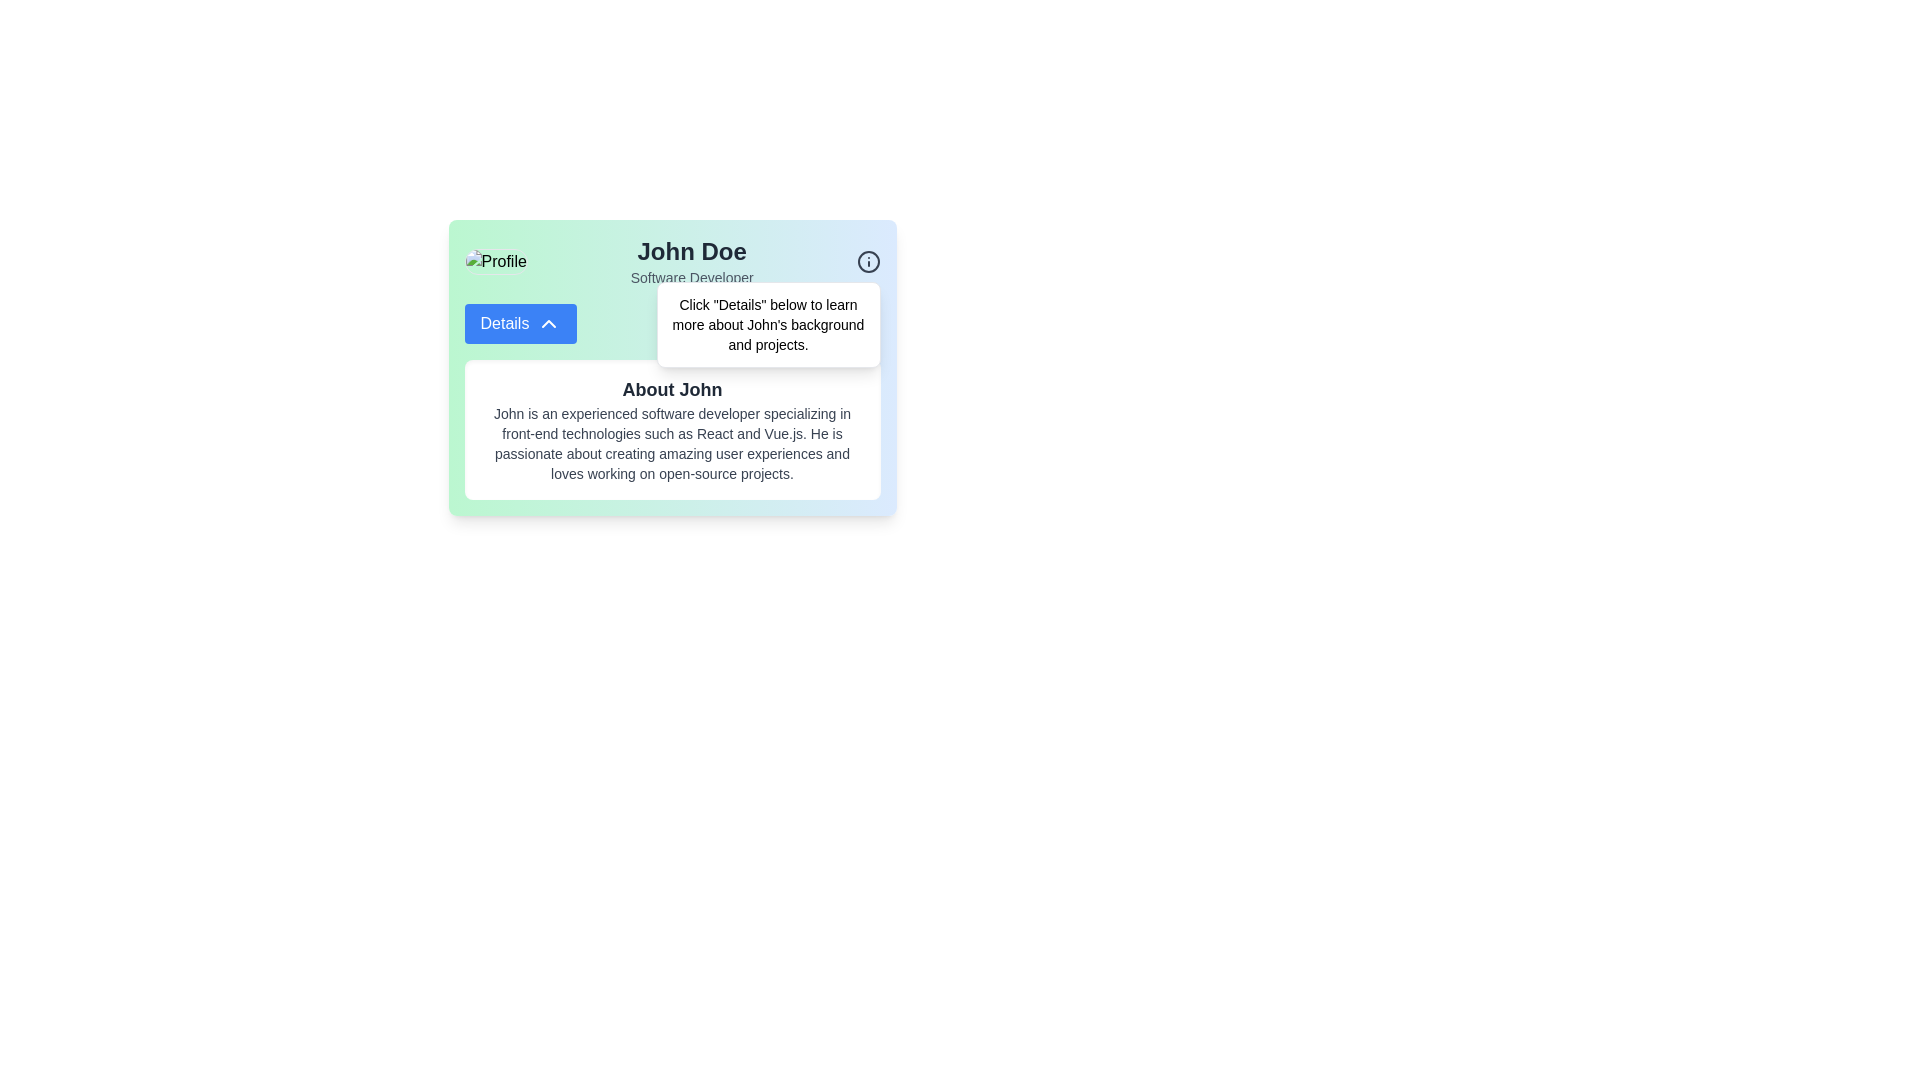 Image resolution: width=1920 pixels, height=1080 pixels. Describe the element at coordinates (868, 261) in the screenshot. I see `the small circular icon with an information symbol inside, located in the top-right corner of John Doe's profile section` at that location.